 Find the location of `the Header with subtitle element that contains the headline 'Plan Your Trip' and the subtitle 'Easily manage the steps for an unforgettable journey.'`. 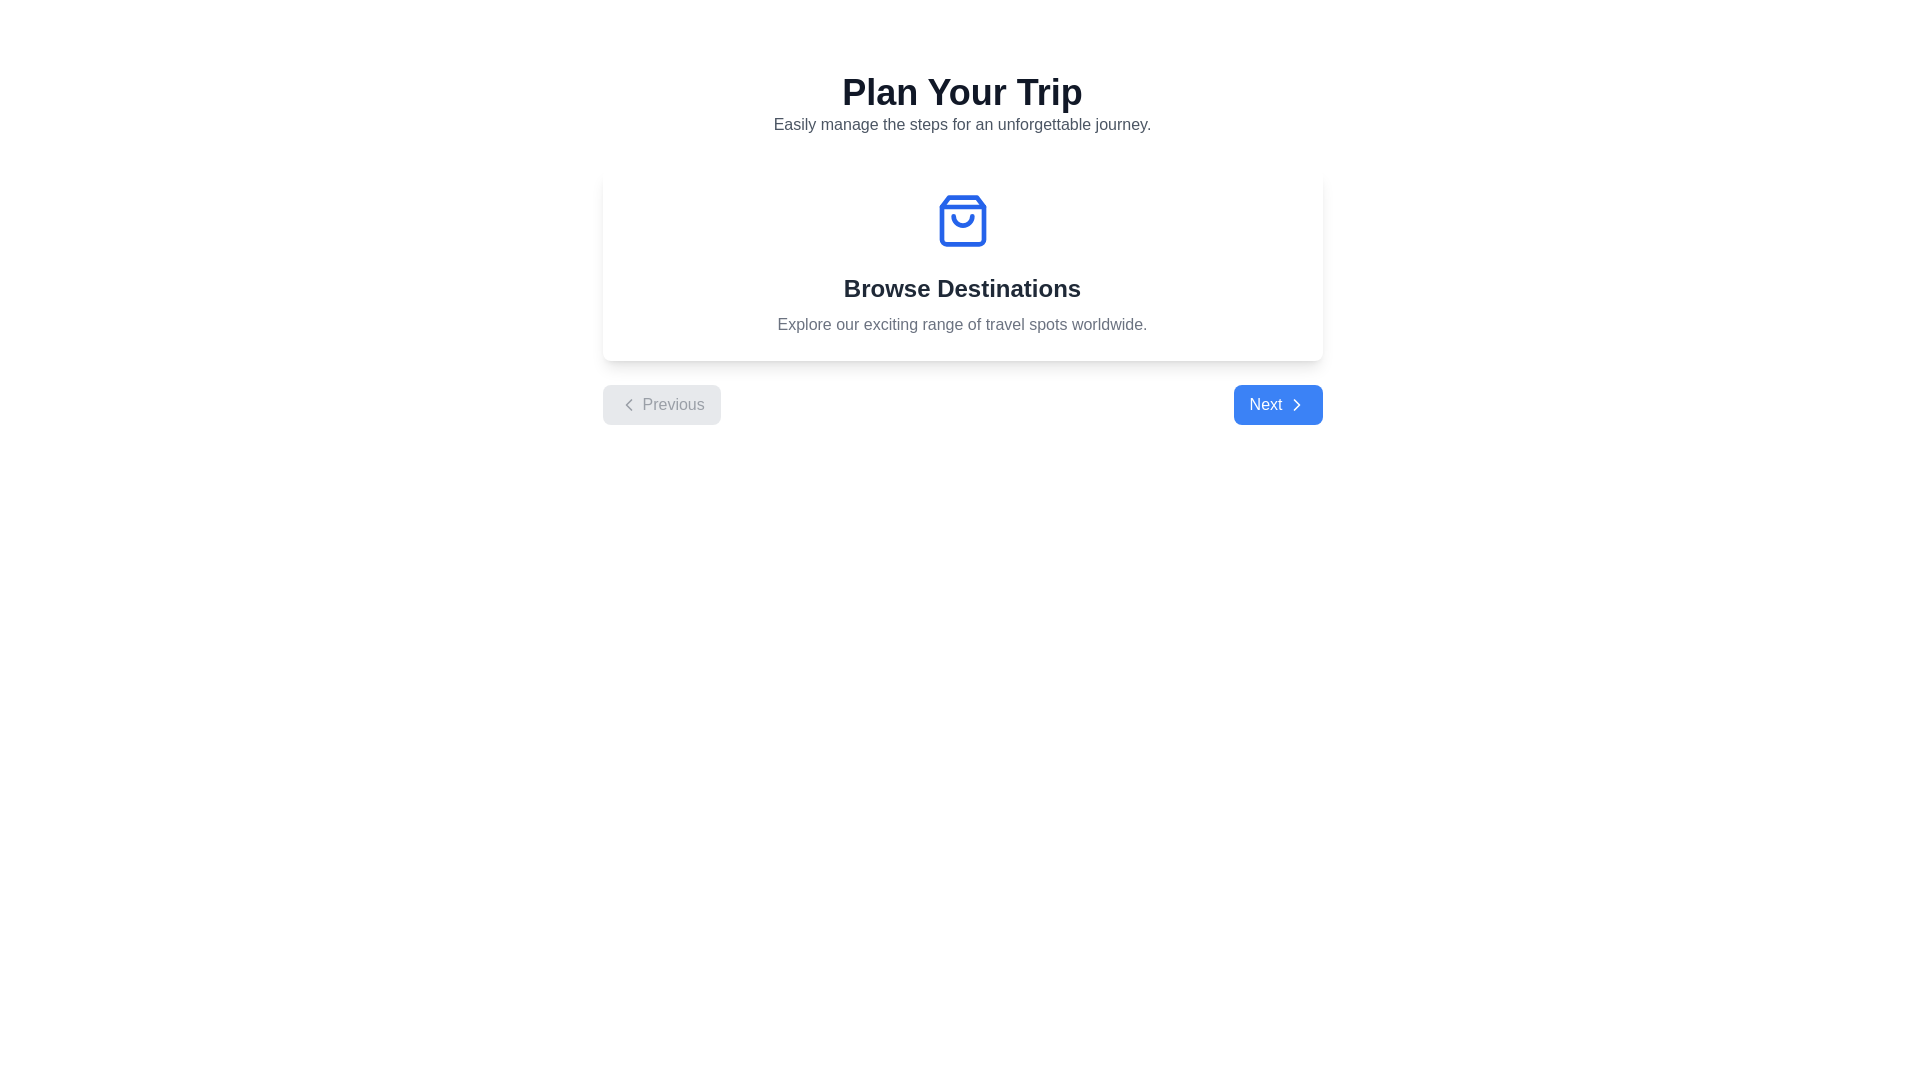

the Header with subtitle element that contains the headline 'Plan Your Trip' and the subtitle 'Easily manage the steps for an unforgettable journey.' is located at coordinates (962, 104).